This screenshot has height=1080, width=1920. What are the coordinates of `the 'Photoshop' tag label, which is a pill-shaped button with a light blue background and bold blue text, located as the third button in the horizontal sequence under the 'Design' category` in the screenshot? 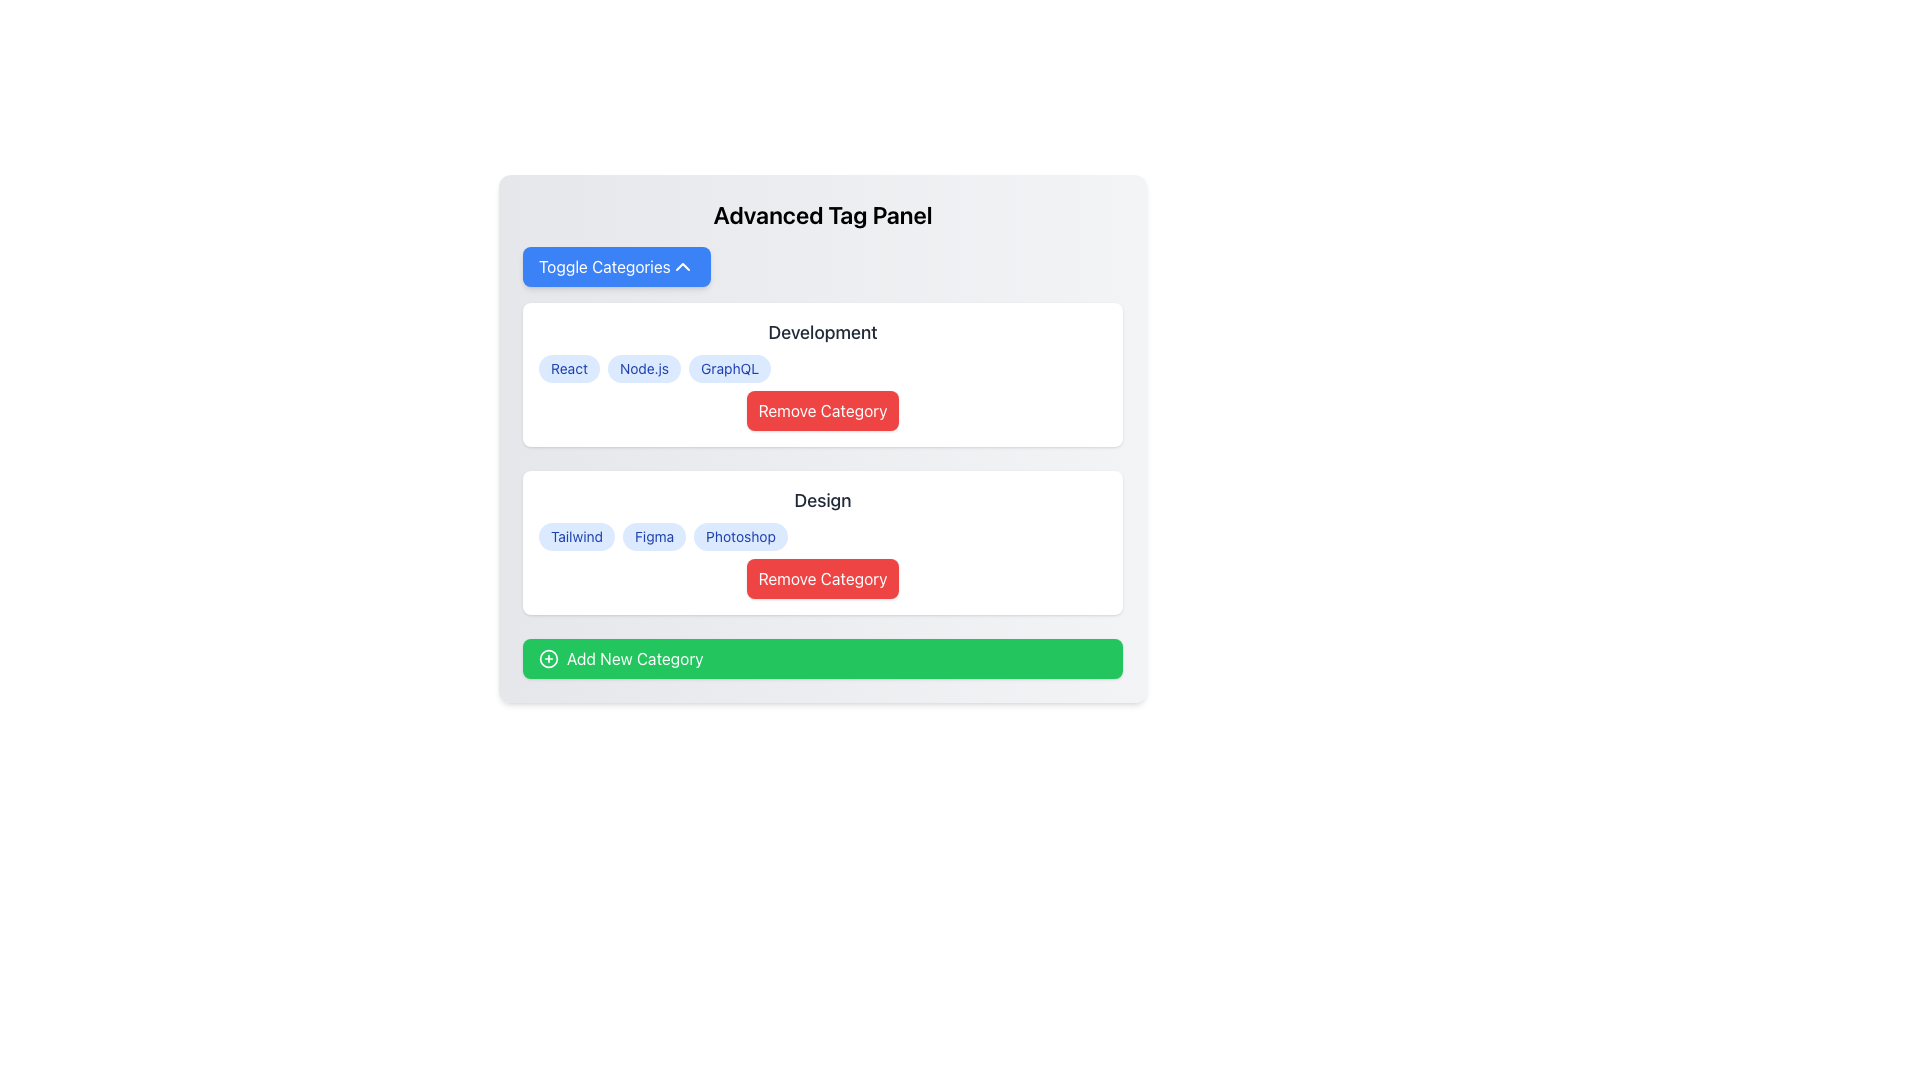 It's located at (740, 535).